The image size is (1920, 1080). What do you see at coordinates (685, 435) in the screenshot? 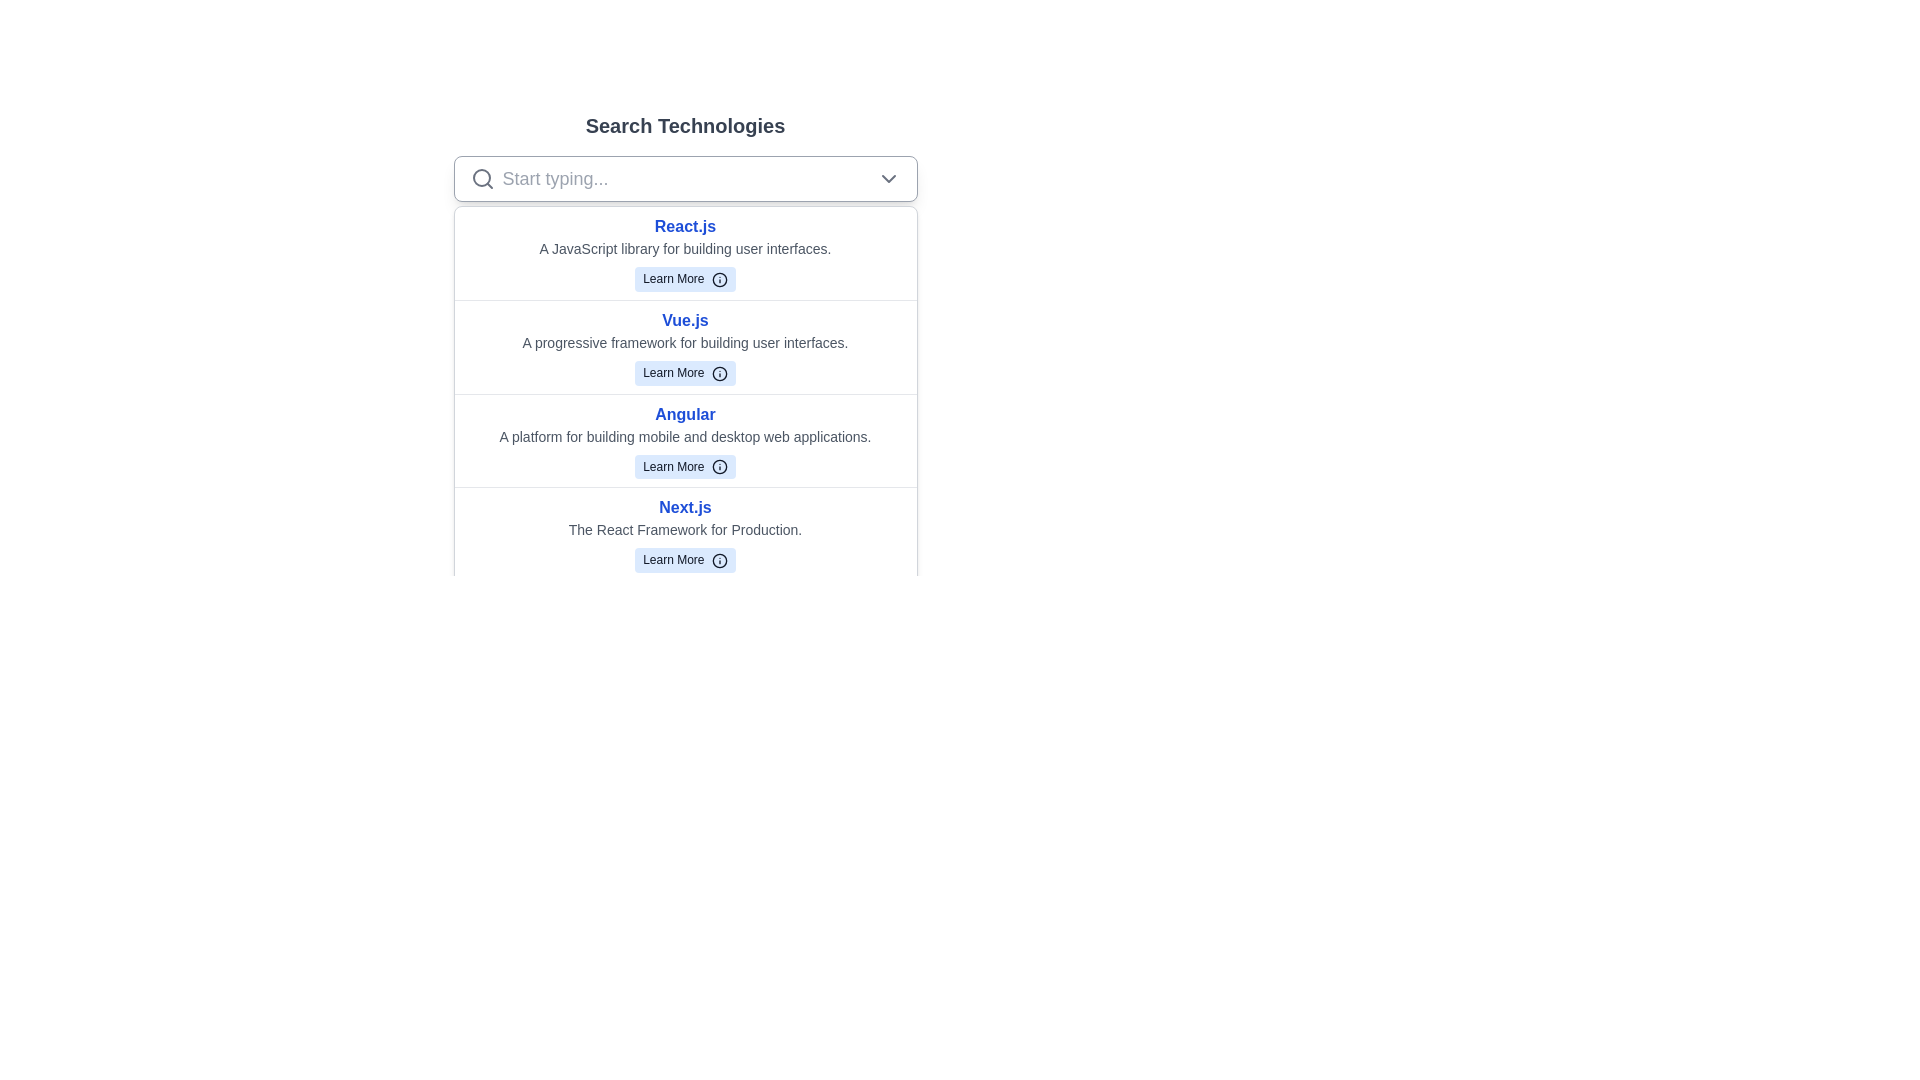
I see `the text label stating 'A platform for building mobile and desktop web applications.' which is styled in a small gray font and positioned below the title 'Angular' and above the 'Learn More' button` at bounding box center [685, 435].